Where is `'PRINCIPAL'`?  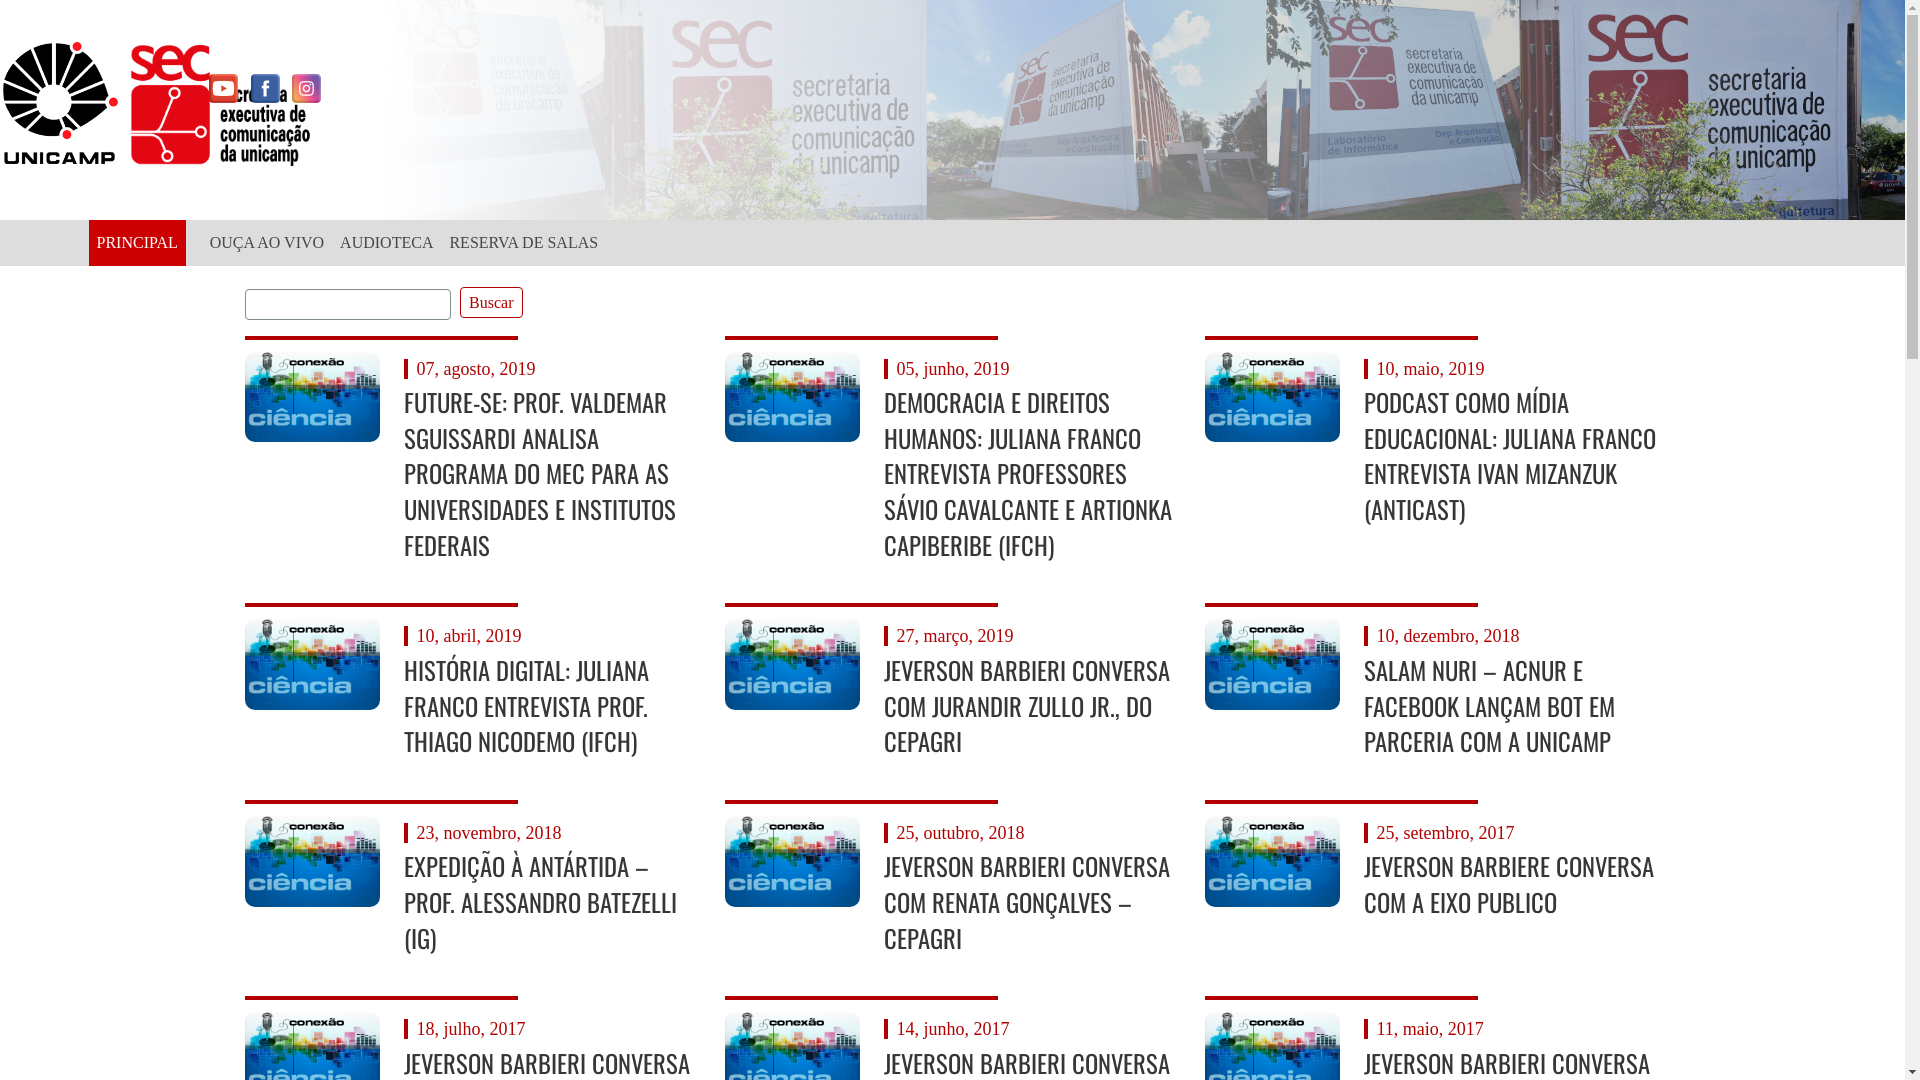
'PRINCIPAL' is located at coordinates (135, 242).